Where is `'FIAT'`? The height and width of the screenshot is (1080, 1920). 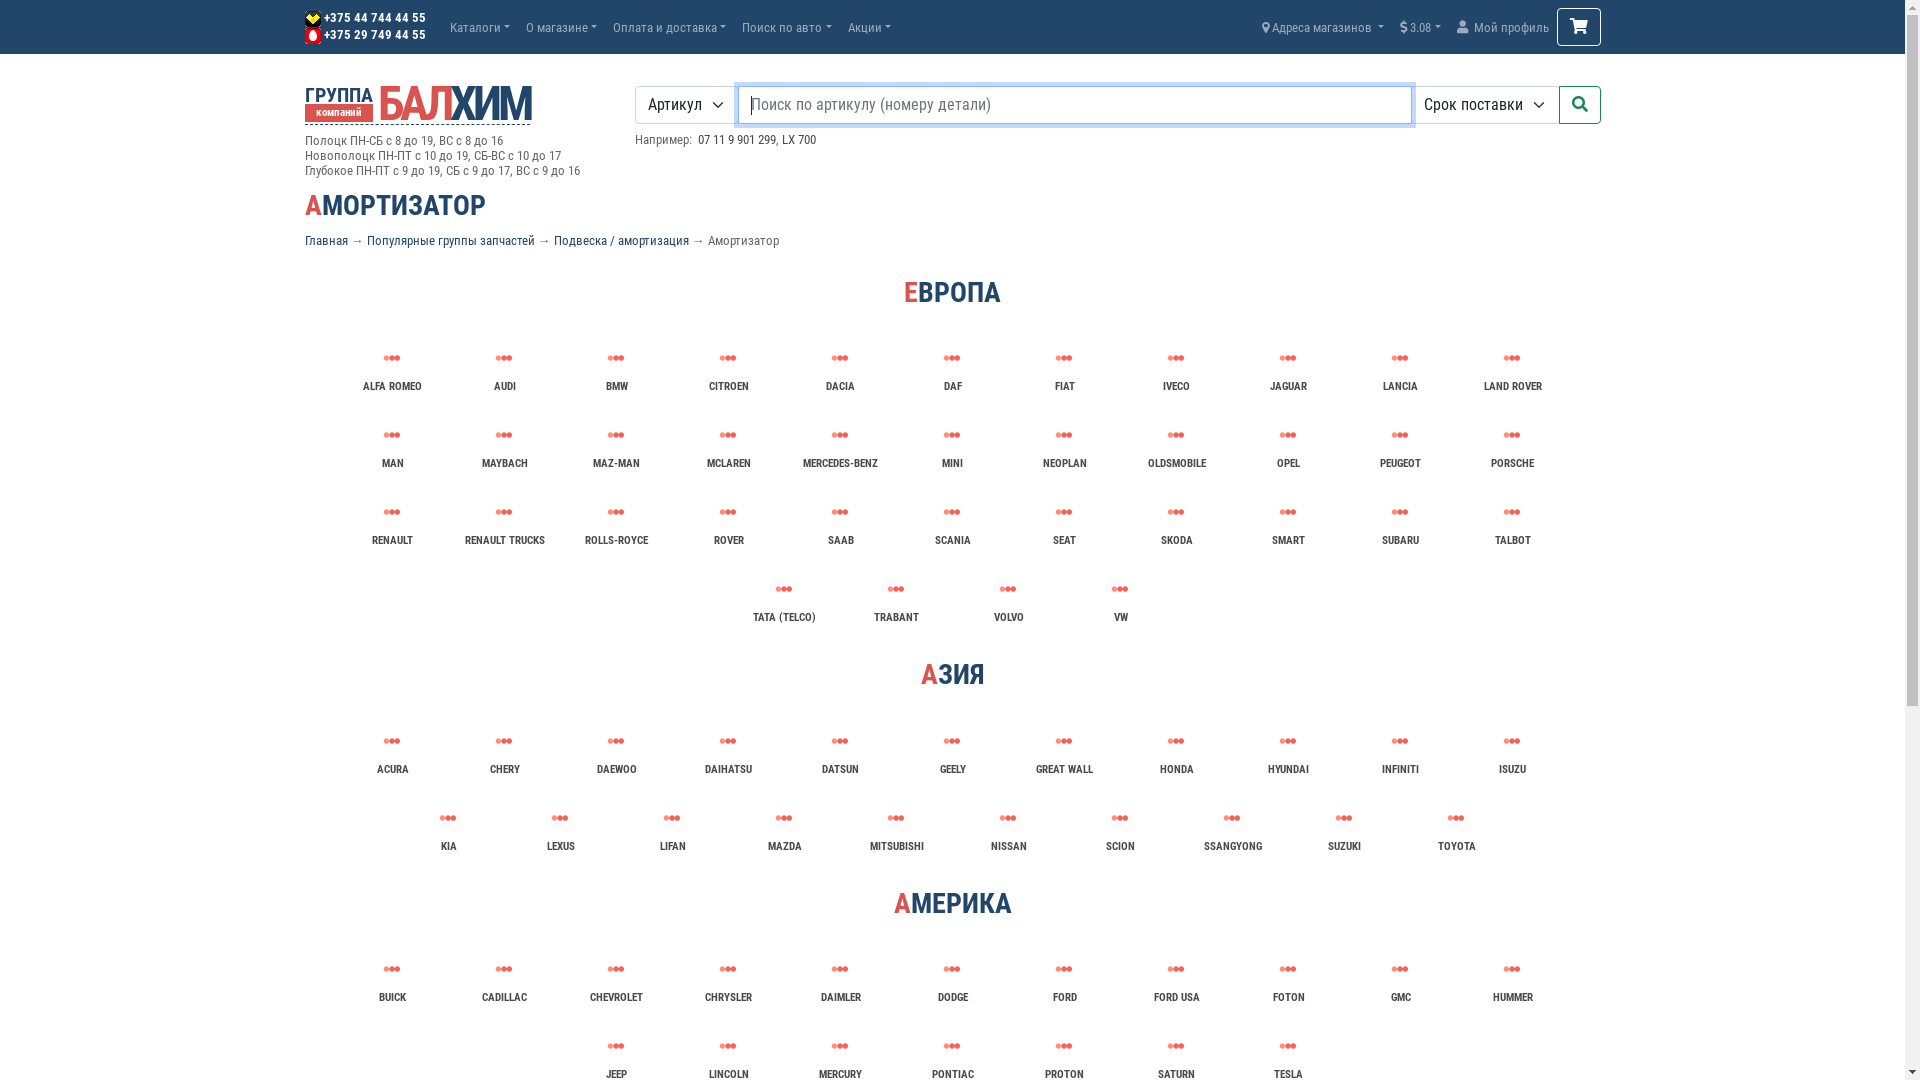
'FIAT' is located at coordinates (1063, 357).